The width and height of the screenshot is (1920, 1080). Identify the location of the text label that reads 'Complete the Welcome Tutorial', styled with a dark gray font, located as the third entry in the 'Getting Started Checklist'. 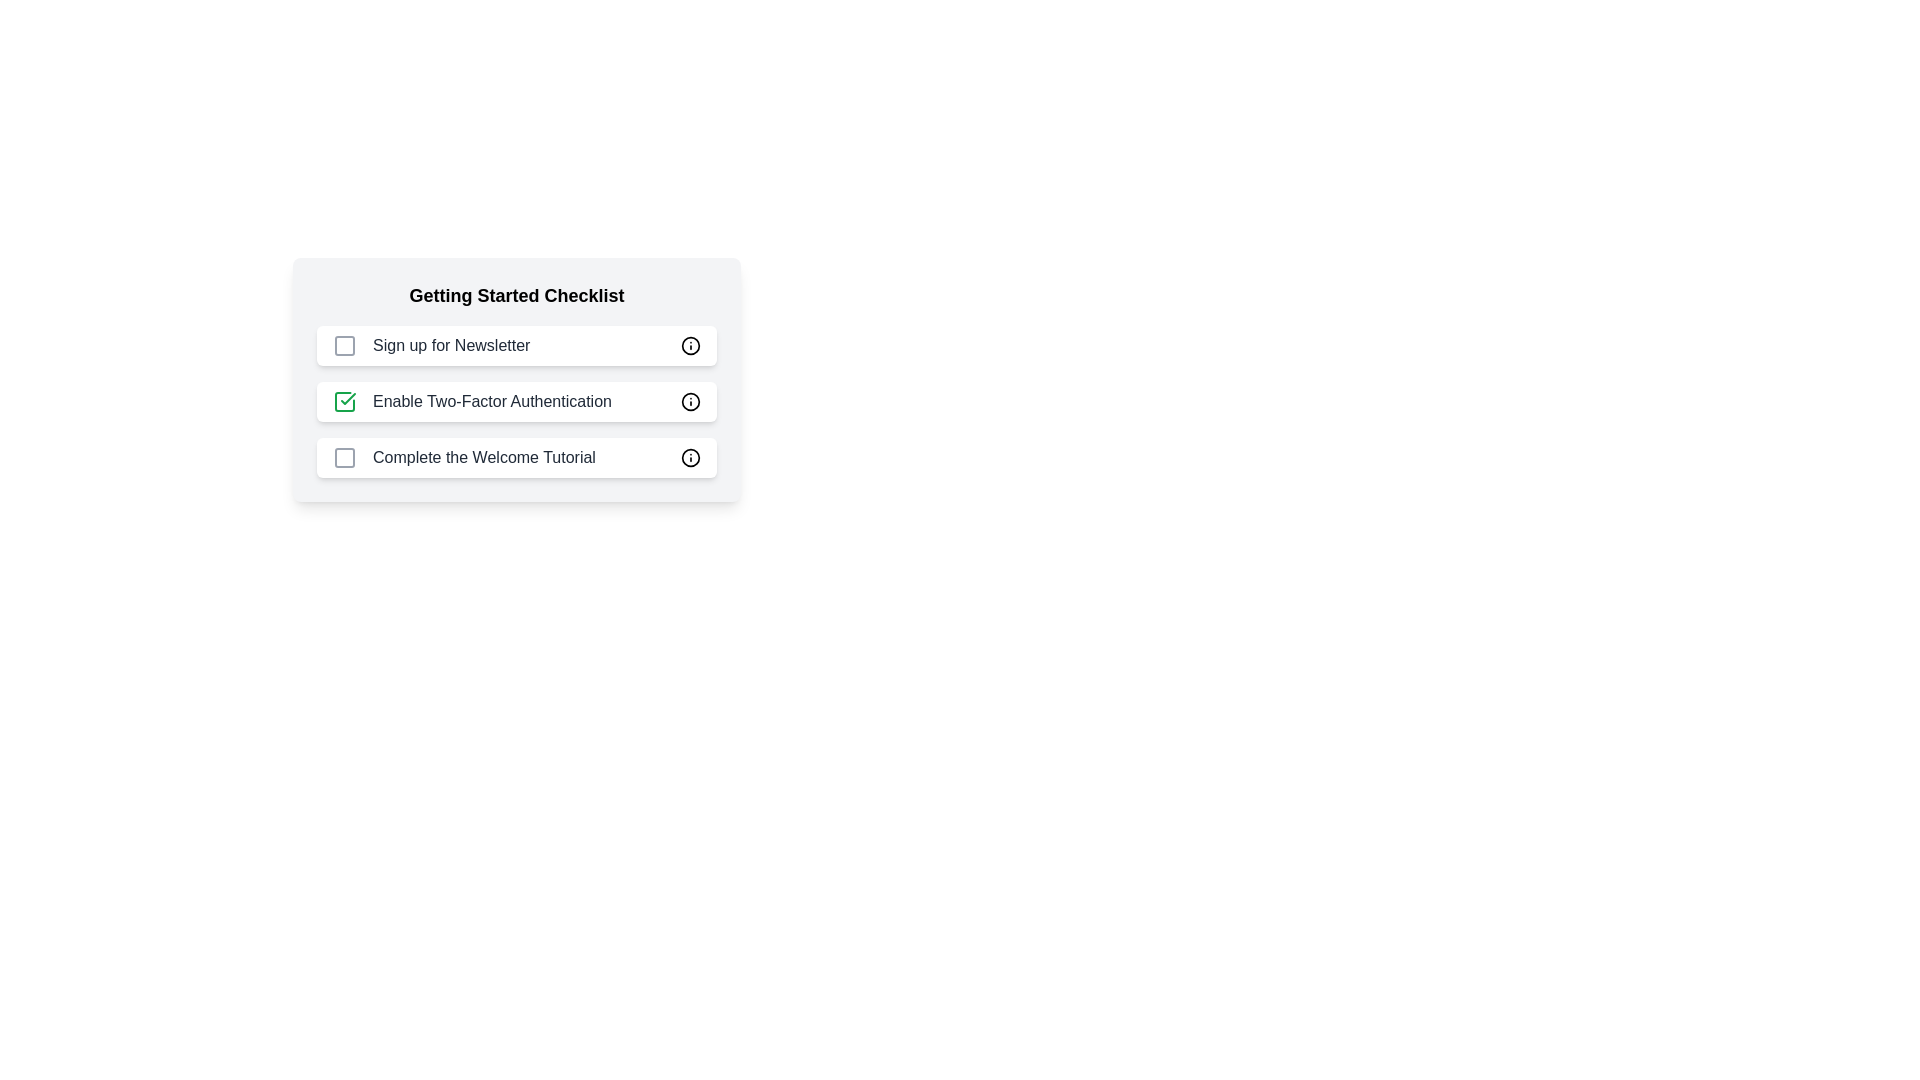
(484, 458).